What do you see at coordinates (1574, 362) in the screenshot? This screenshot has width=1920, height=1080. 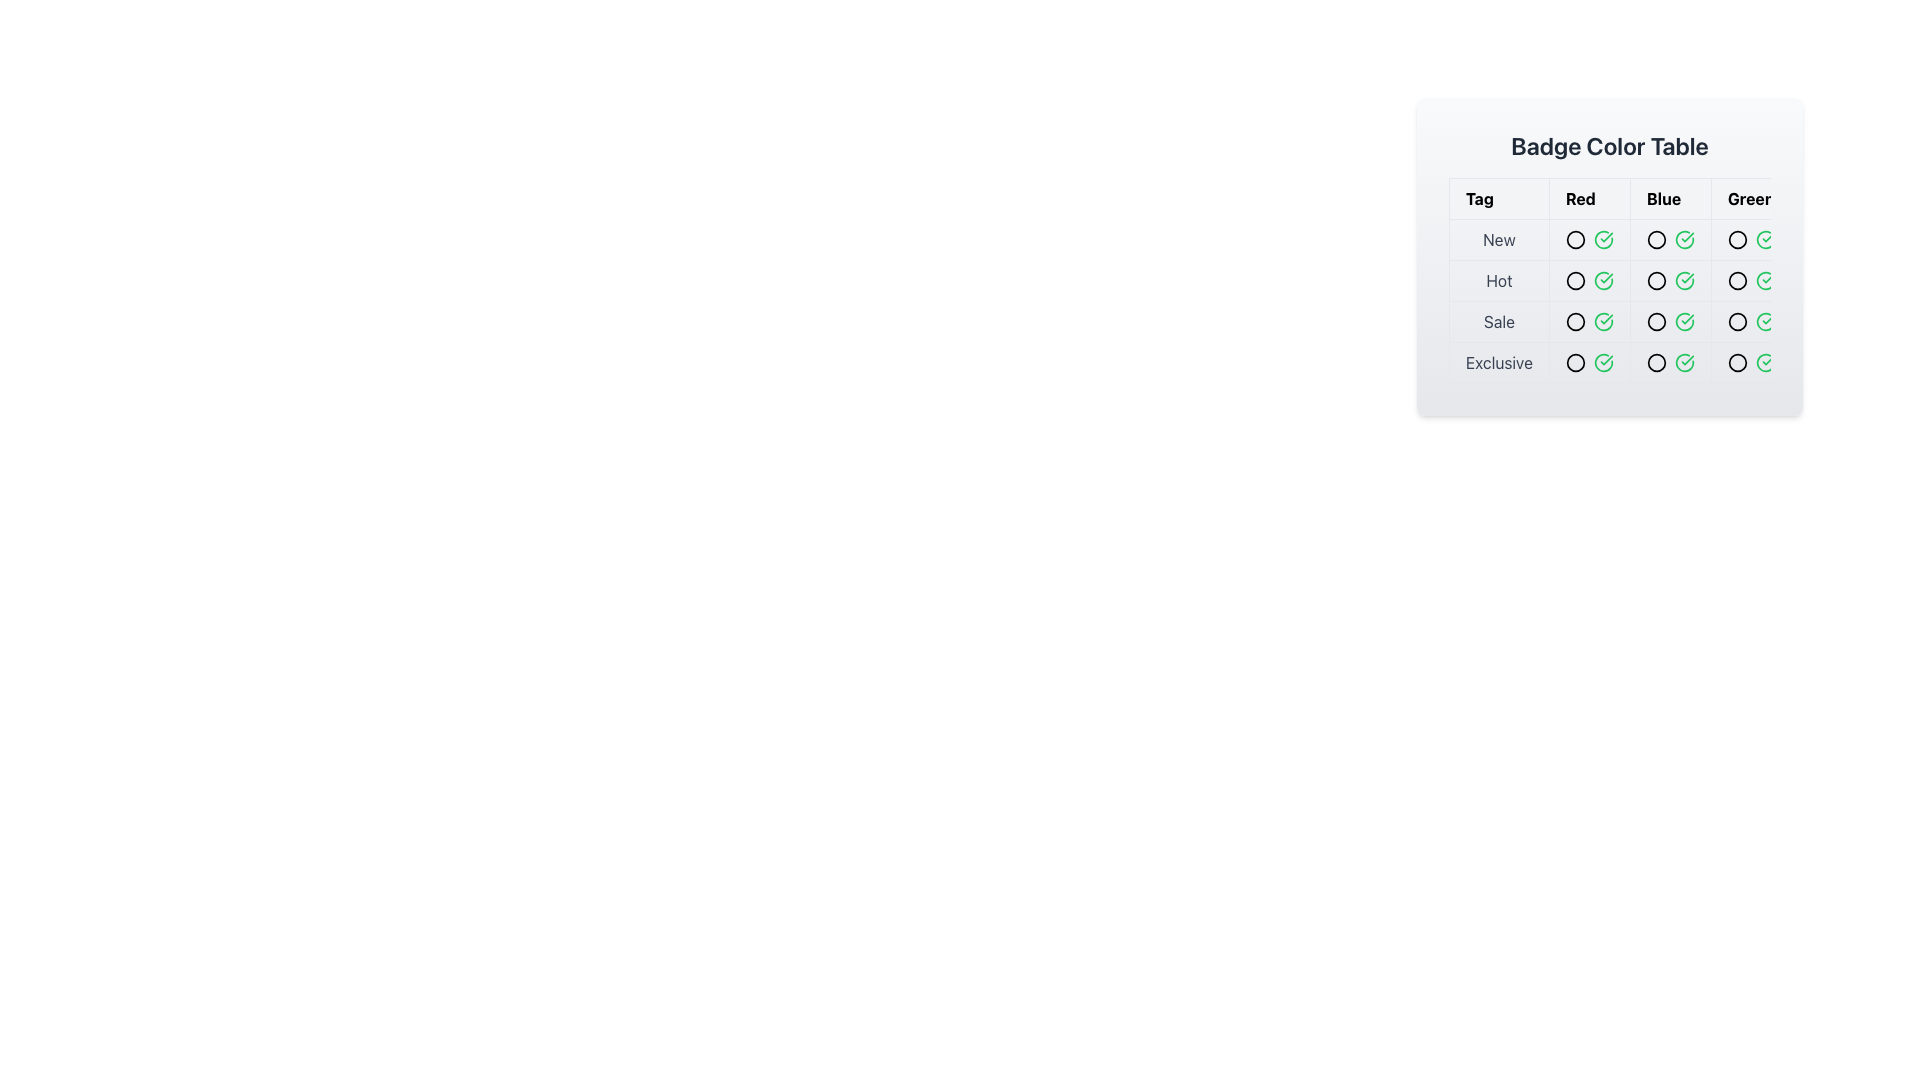 I see `the circular red icon in the 'Exclusive' row` at bounding box center [1574, 362].